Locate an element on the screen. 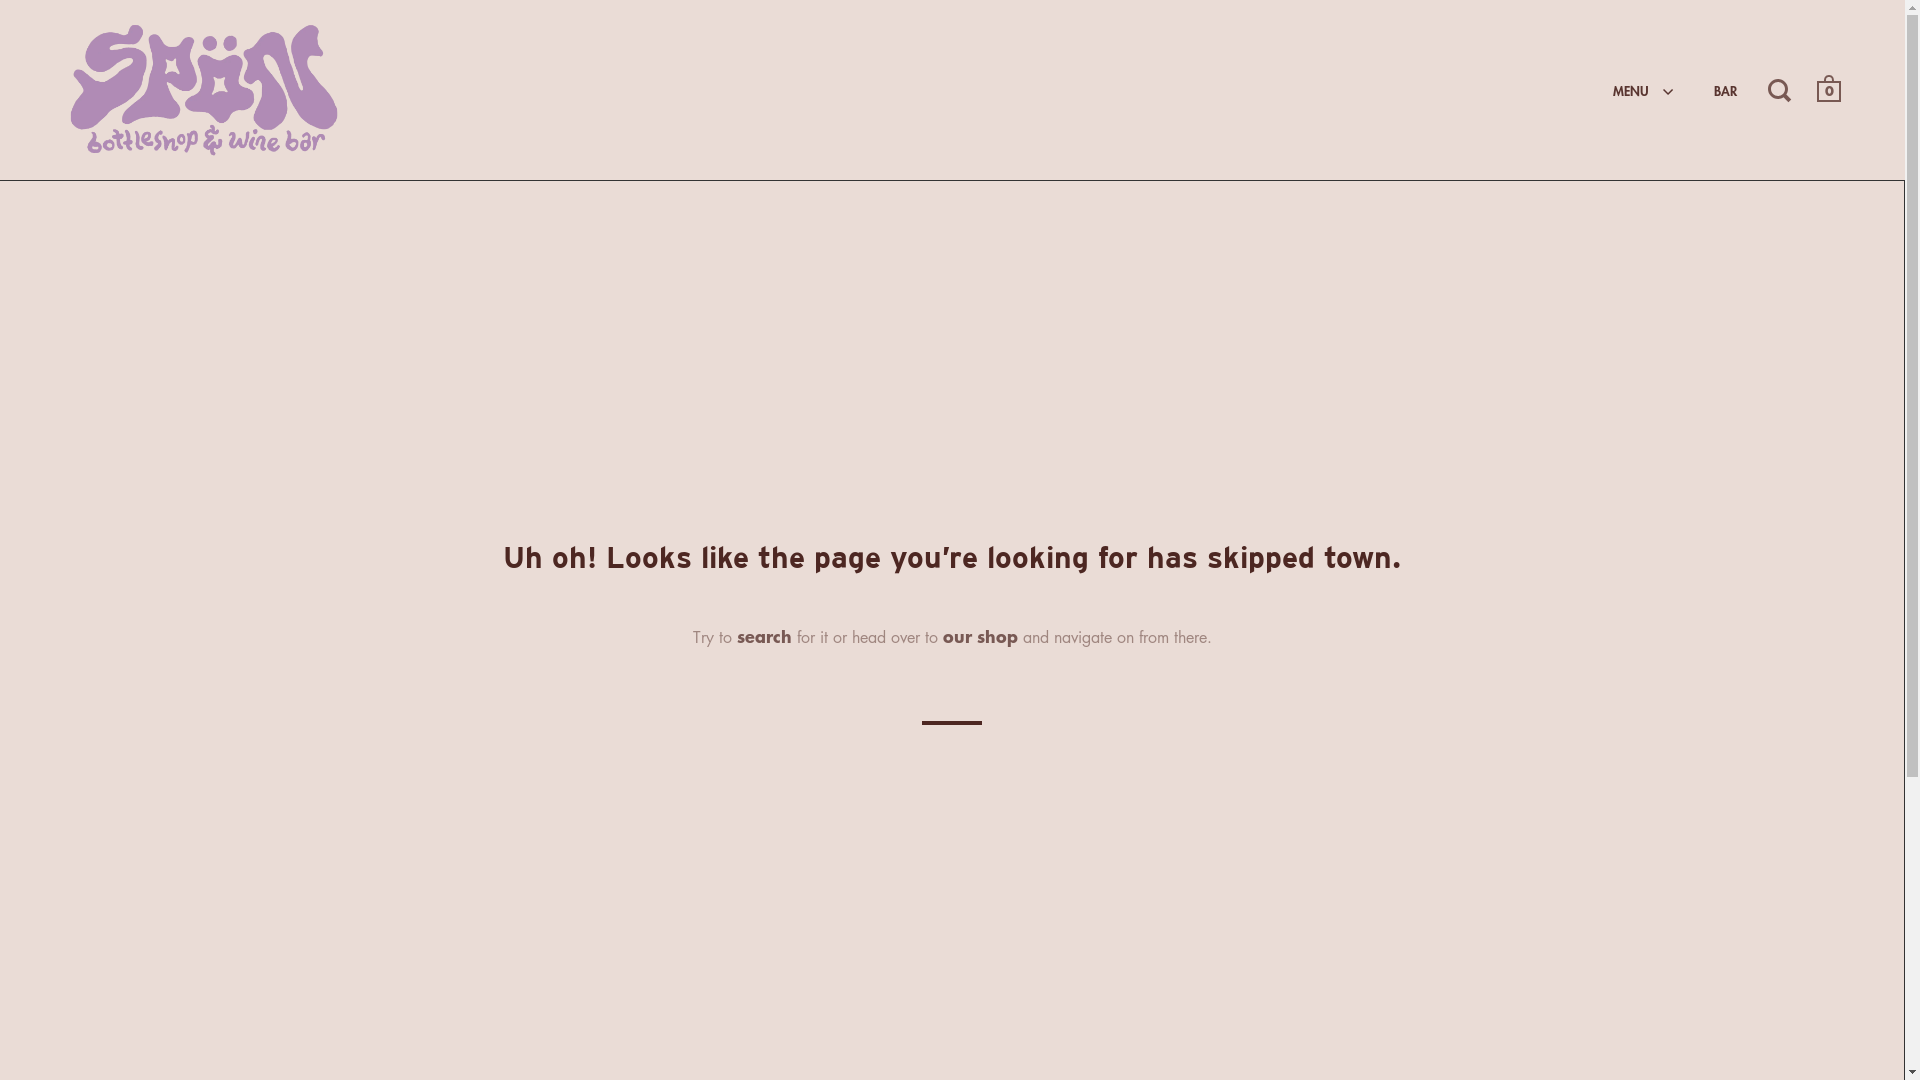 This screenshot has width=1920, height=1080. 'Open search' is located at coordinates (1781, 87).